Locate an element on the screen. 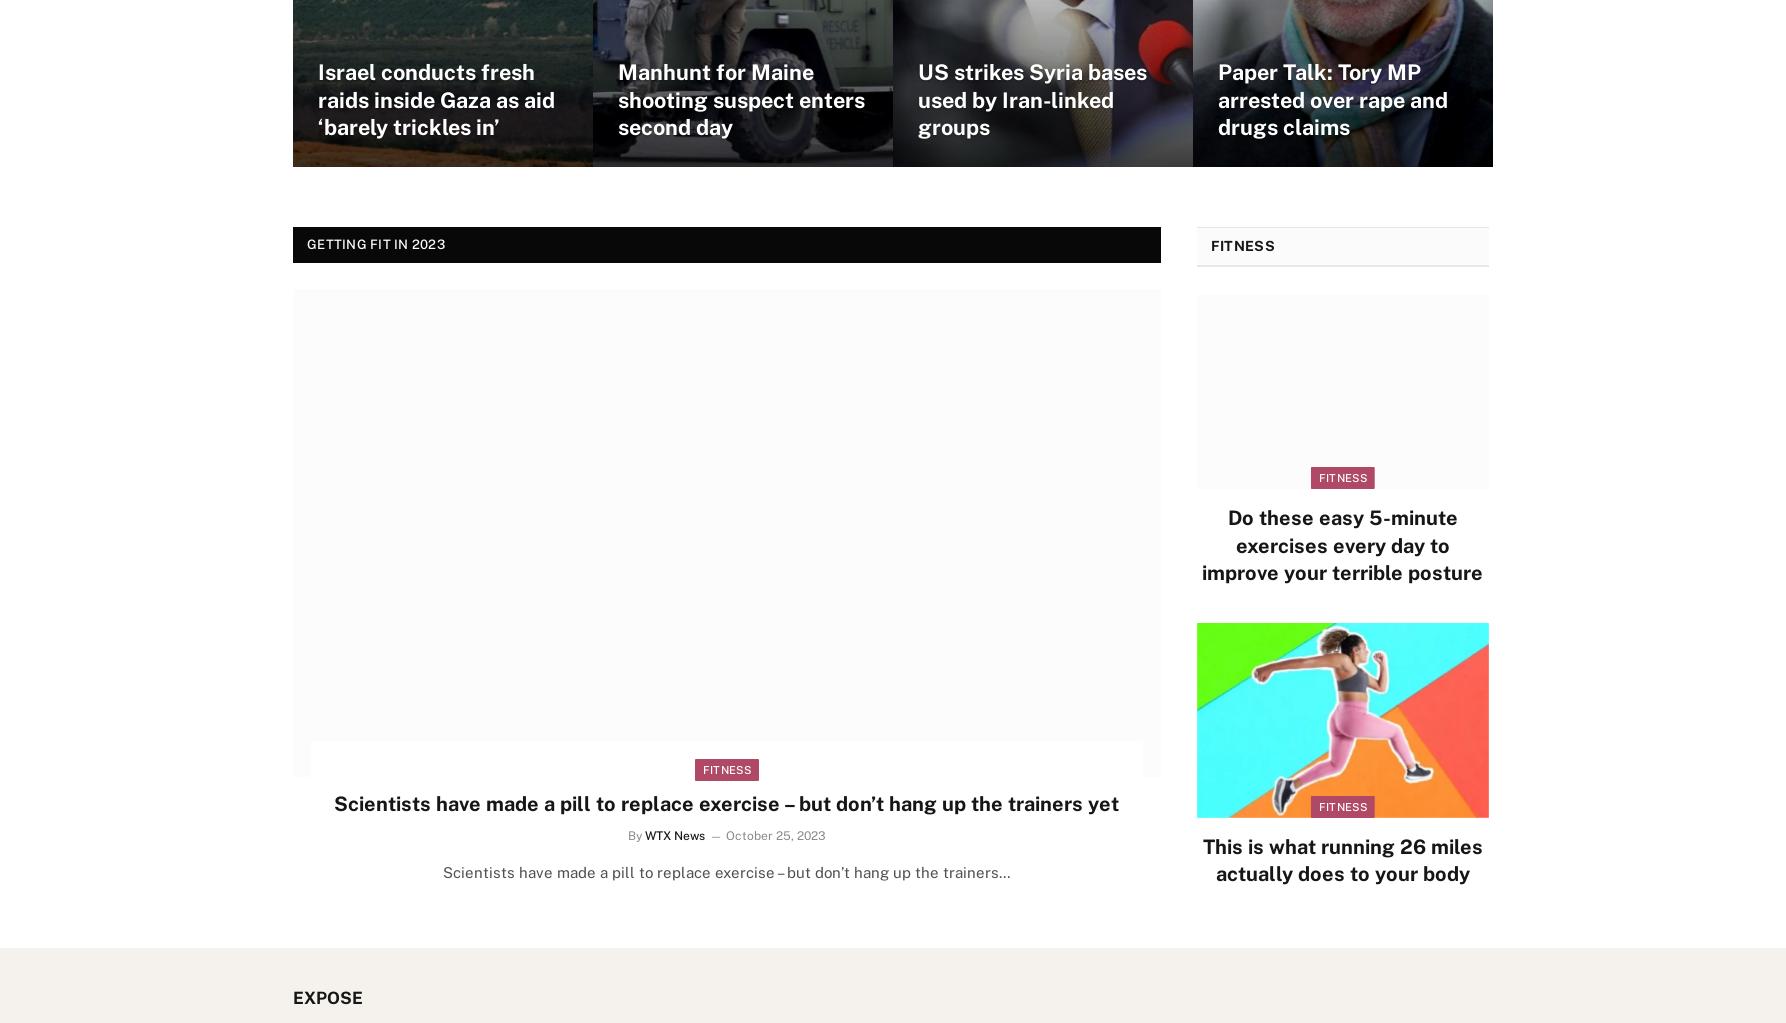 Image resolution: width=1786 pixels, height=1023 pixels. 'Do these easy 5-minute exercises every day to improve your terrible posture' is located at coordinates (1341, 543).